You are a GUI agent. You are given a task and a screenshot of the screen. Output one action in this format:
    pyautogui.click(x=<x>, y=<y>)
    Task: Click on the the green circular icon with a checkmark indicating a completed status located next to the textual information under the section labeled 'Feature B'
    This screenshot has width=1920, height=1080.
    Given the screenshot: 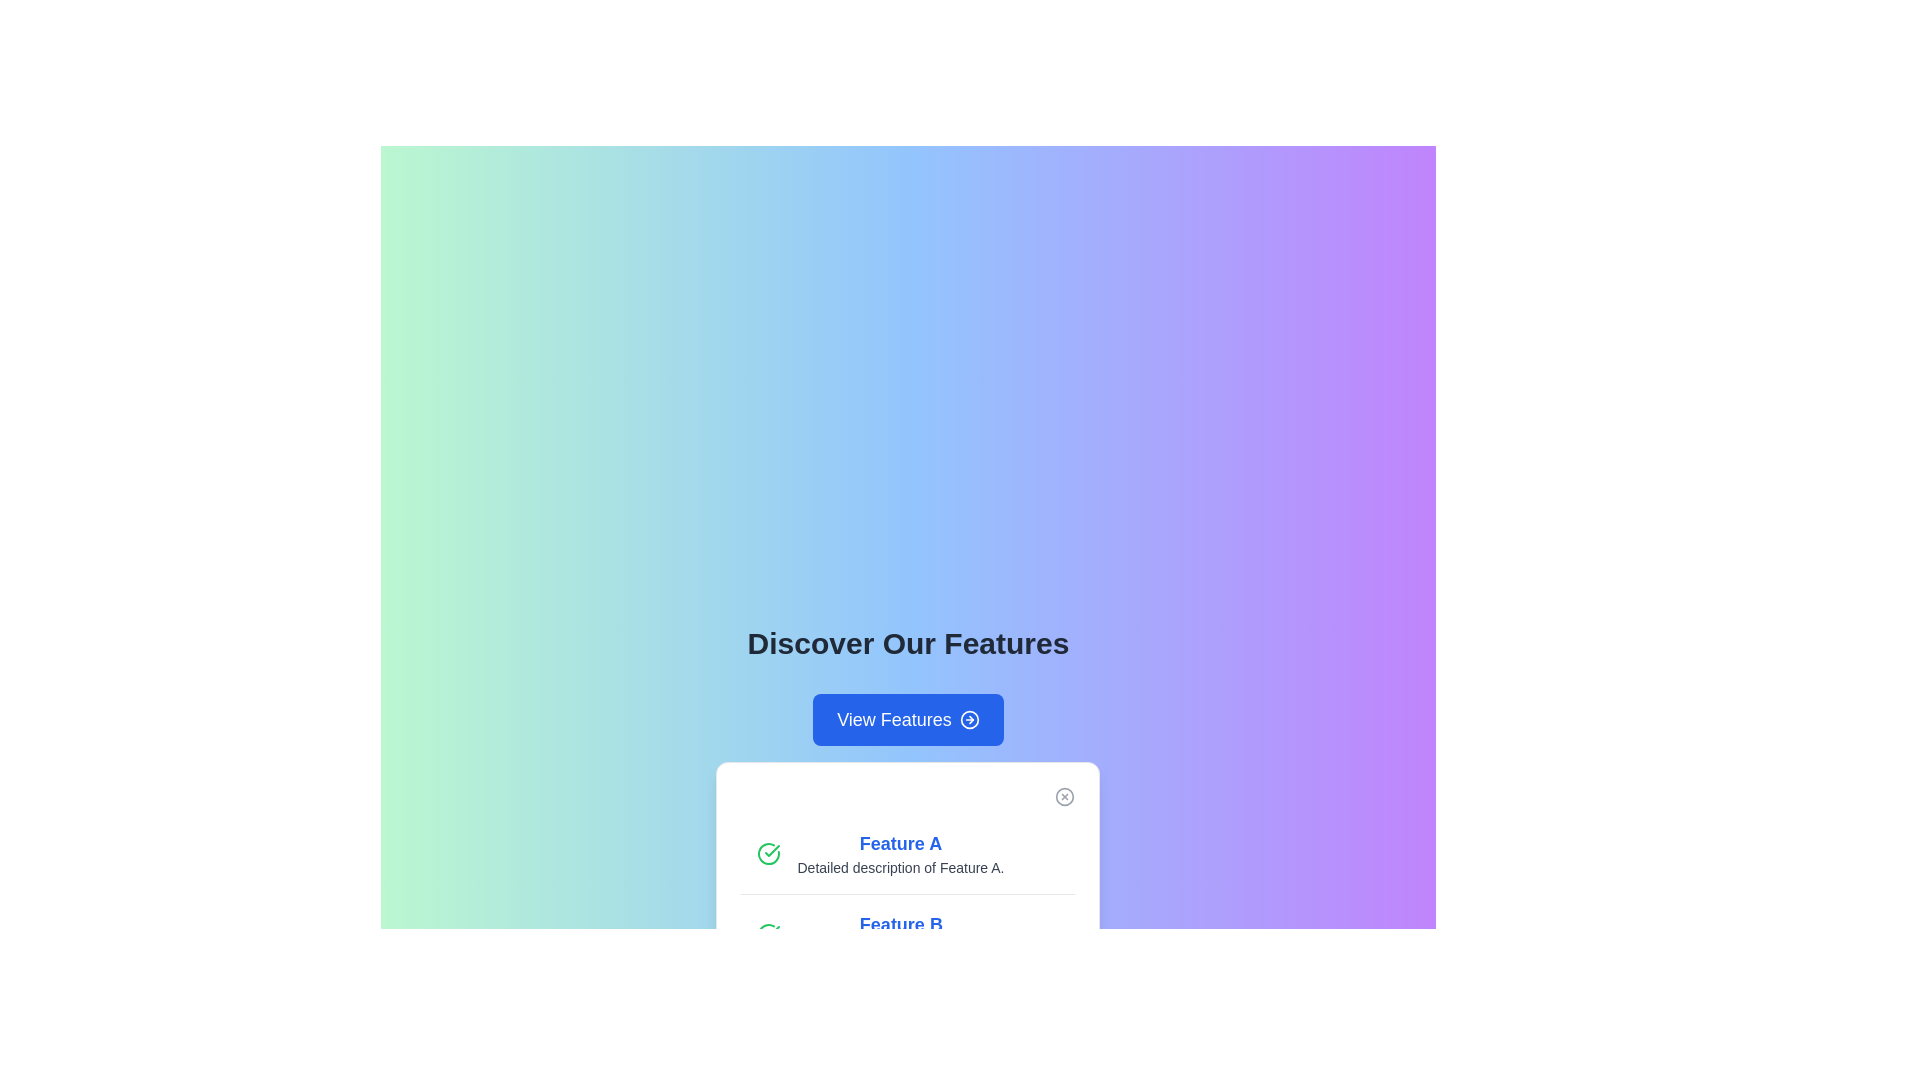 What is the action you would take?
    pyautogui.click(x=768, y=934)
    